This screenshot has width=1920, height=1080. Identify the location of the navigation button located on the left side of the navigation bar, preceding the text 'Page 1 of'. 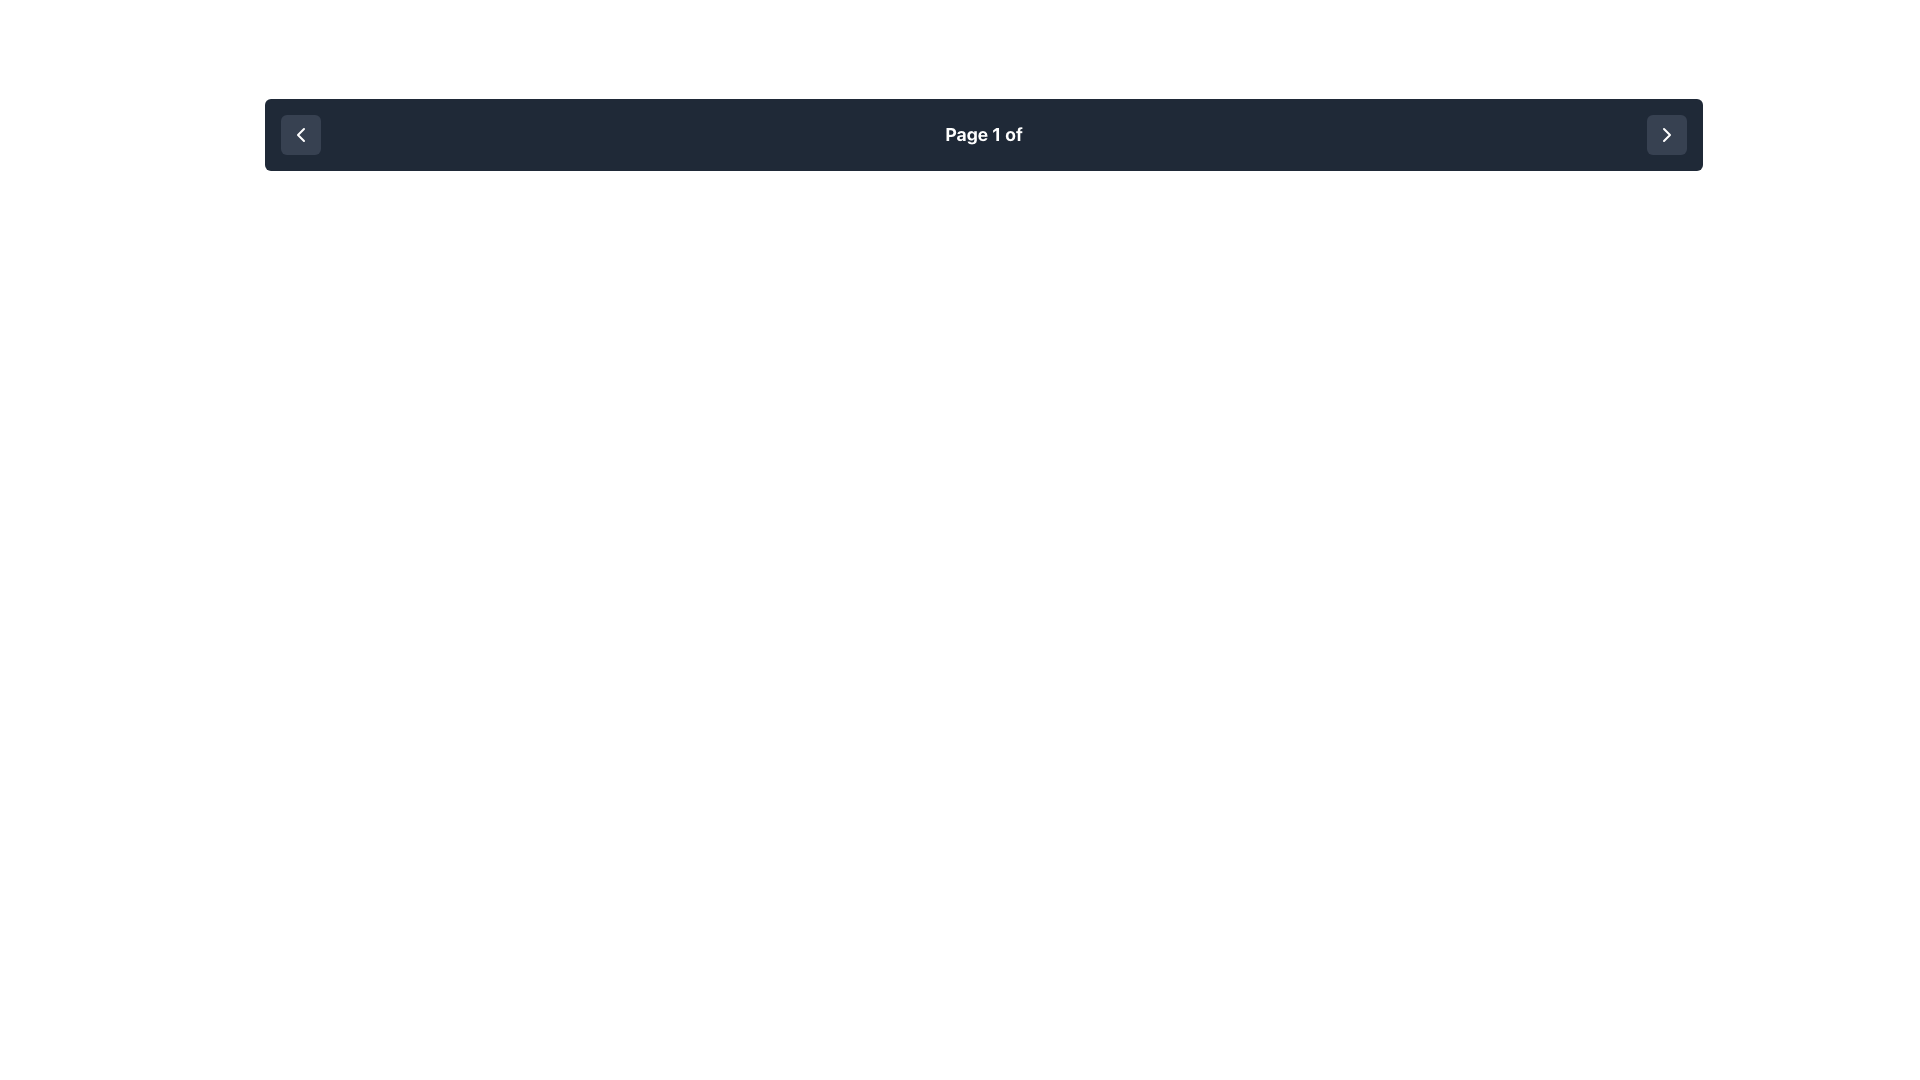
(300, 135).